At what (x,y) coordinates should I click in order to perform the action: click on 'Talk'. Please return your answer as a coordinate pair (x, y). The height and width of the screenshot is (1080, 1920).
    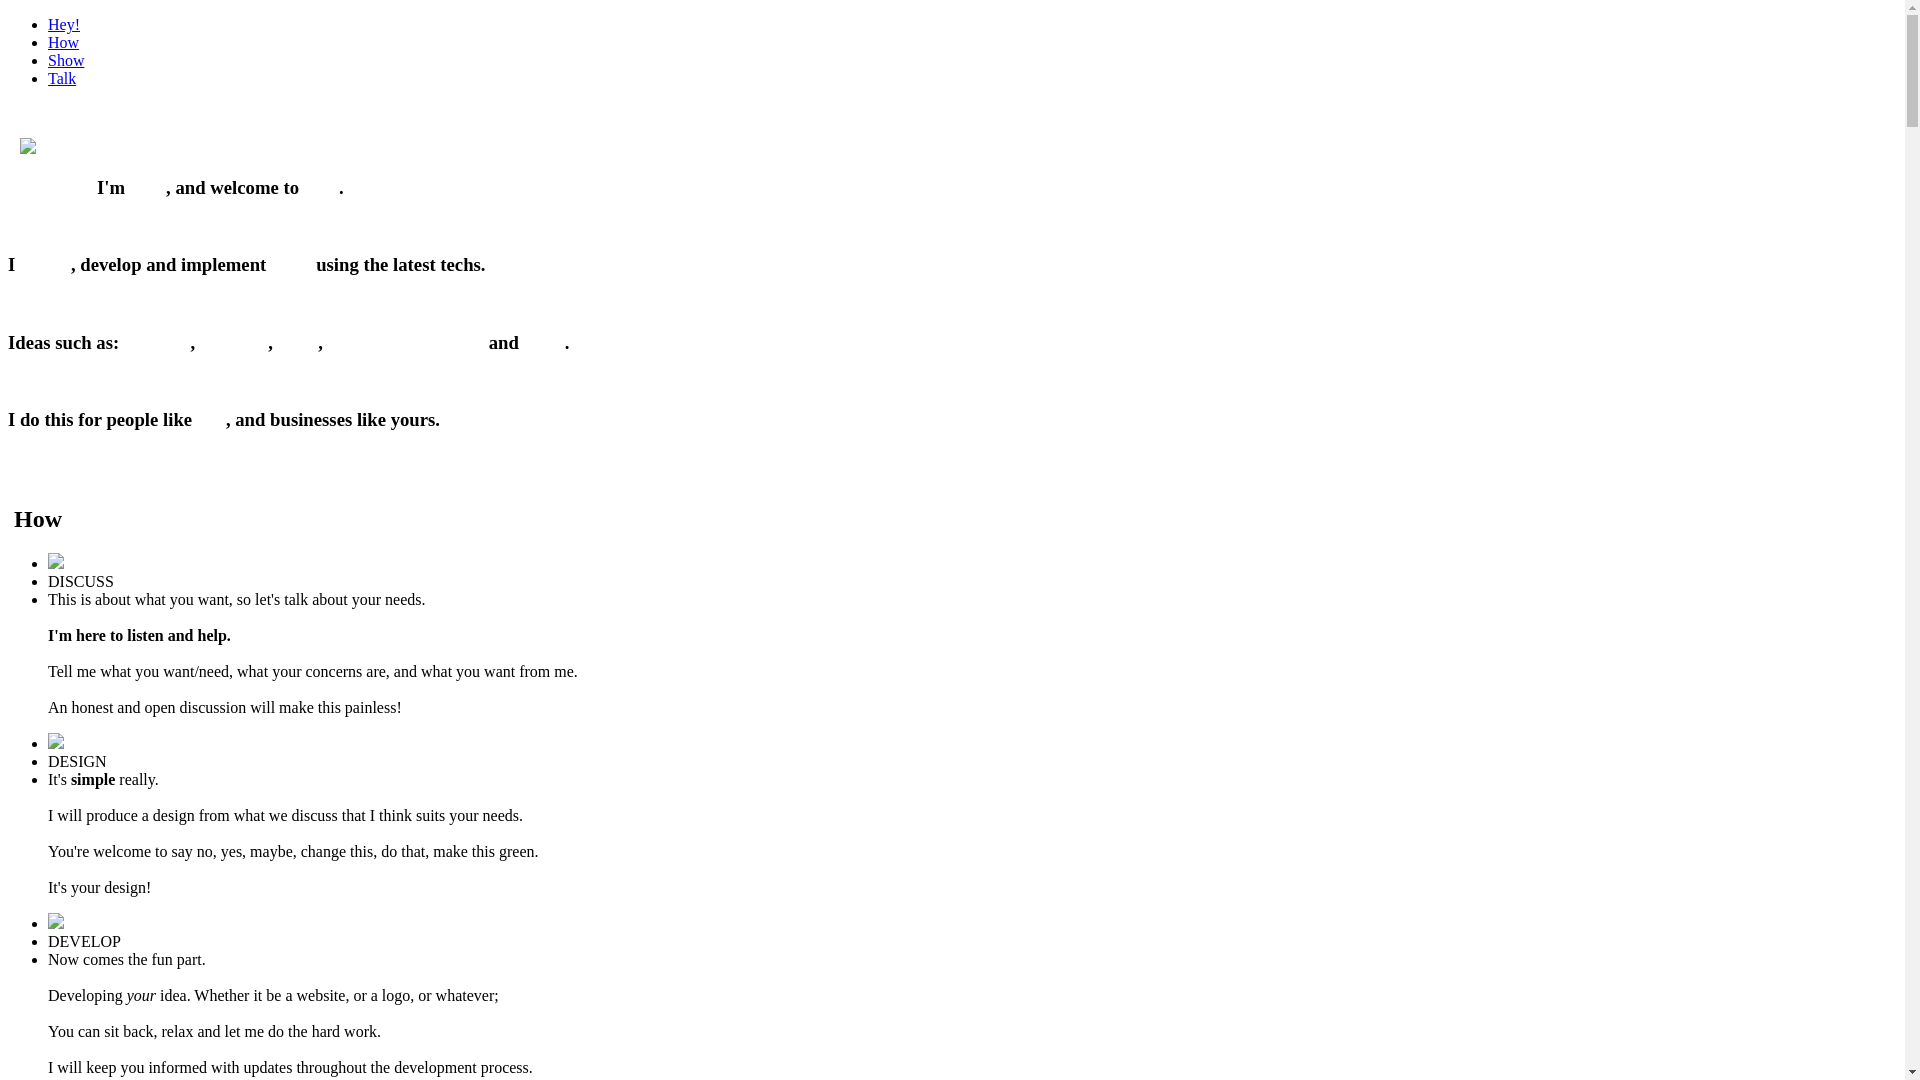
    Looking at the image, I should click on (62, 77).